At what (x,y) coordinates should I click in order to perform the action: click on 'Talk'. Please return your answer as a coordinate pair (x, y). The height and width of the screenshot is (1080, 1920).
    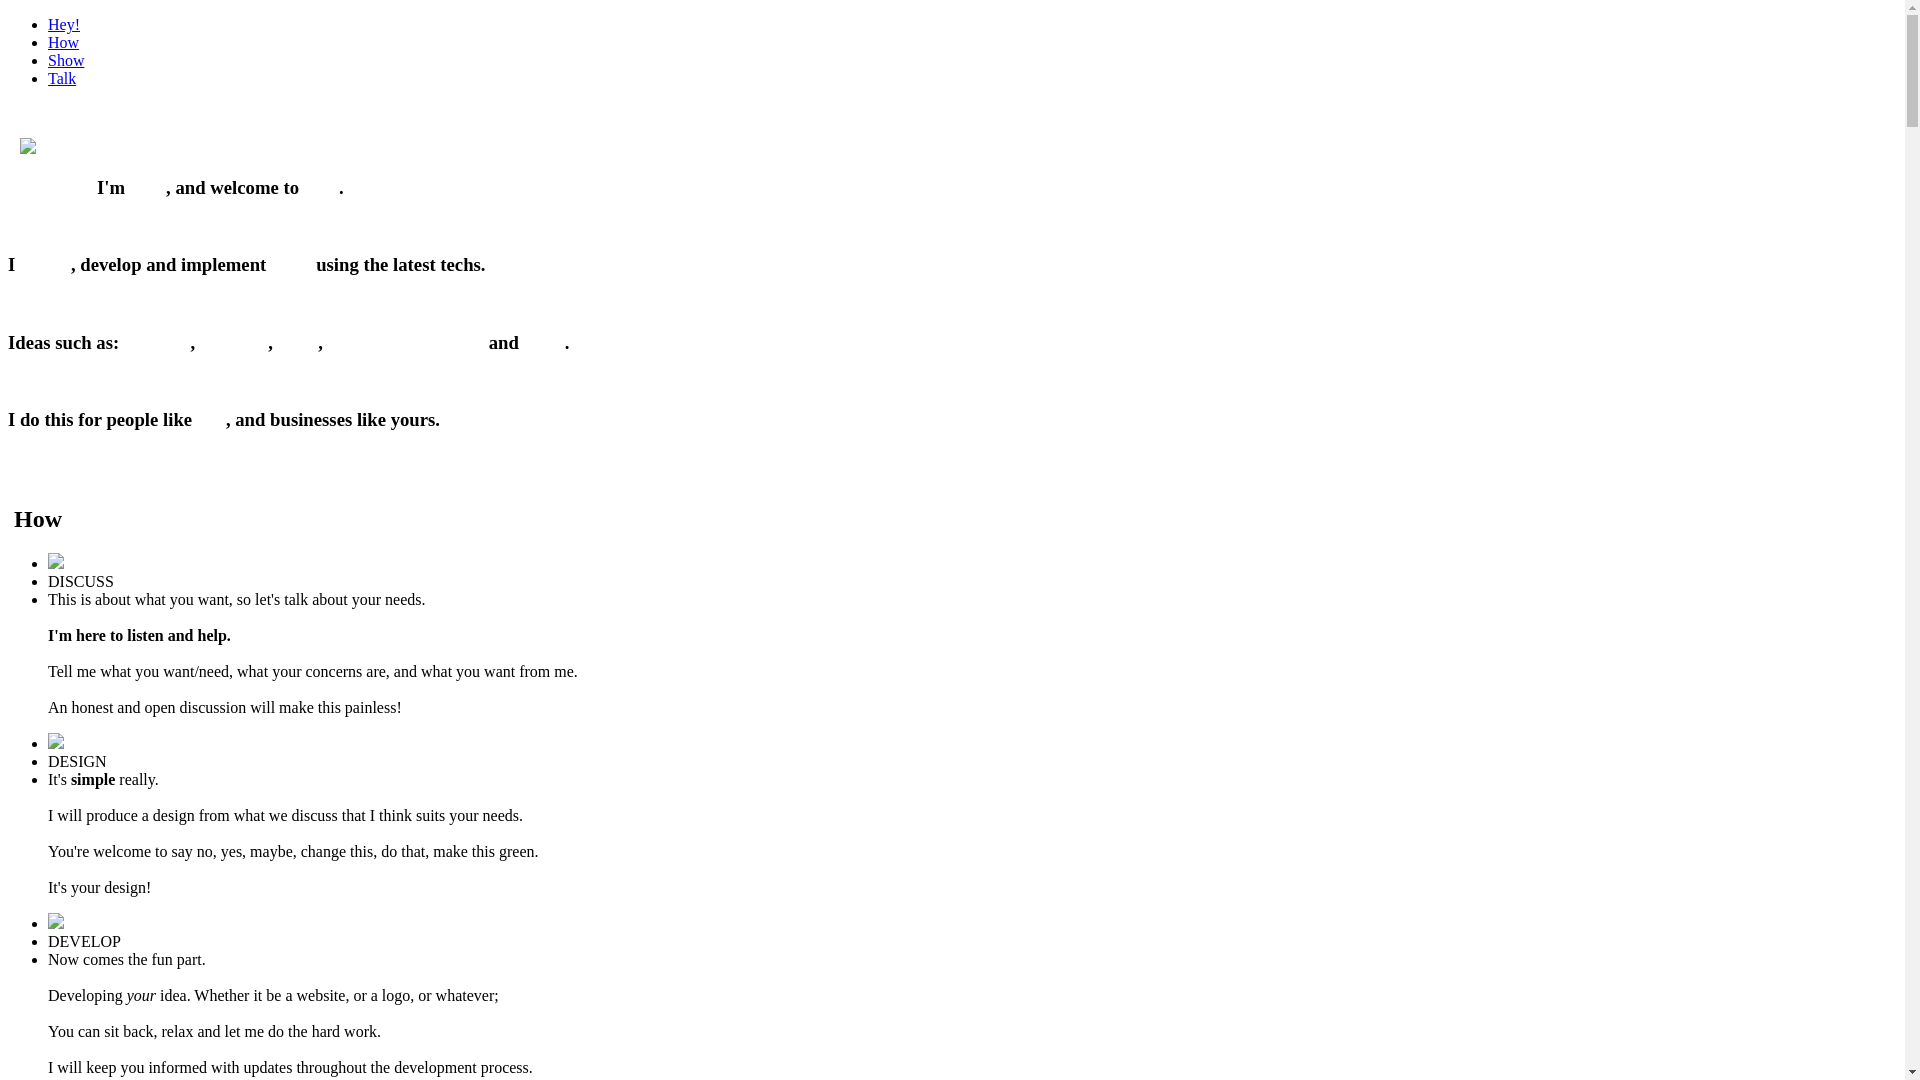
    Looking at the image, I should click on (62, 77).